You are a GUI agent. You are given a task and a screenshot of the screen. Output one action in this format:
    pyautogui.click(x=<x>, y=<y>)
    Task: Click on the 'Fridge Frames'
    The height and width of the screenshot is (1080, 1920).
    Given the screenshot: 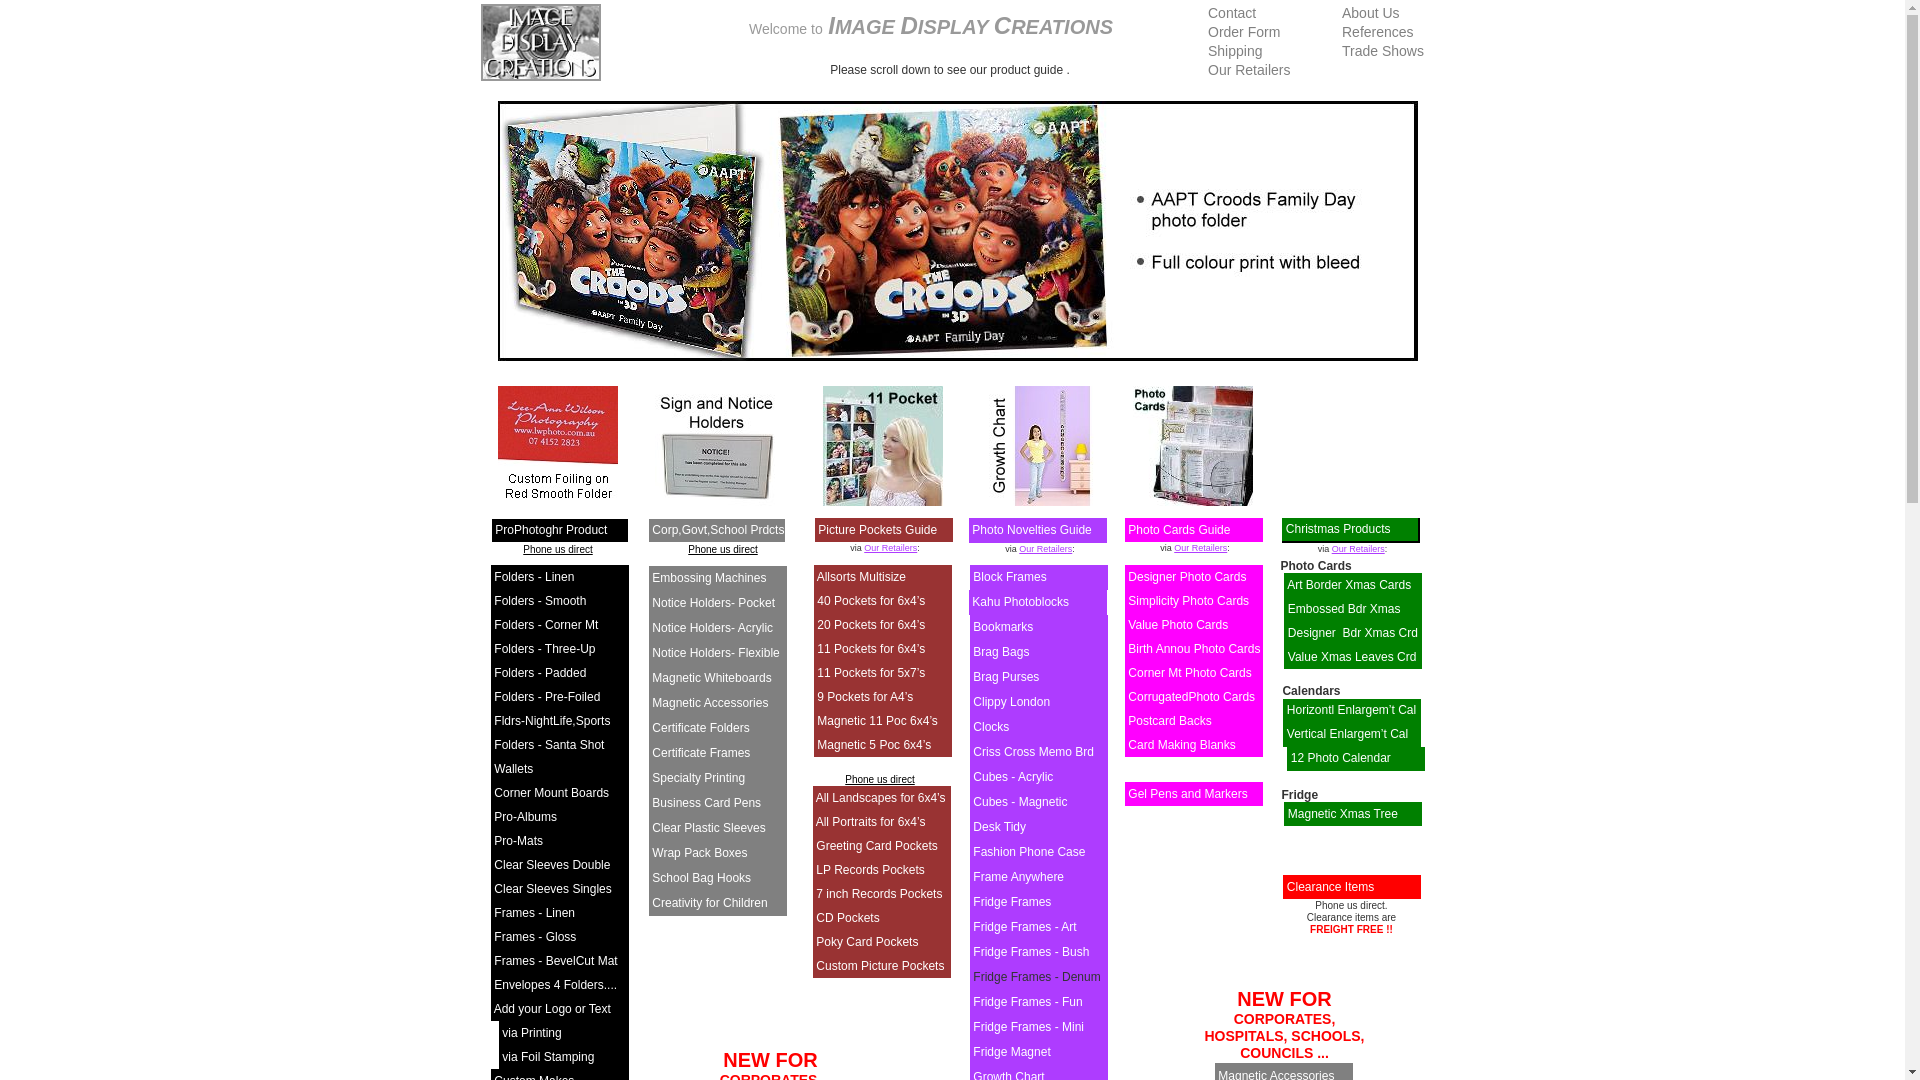 What is the action you would take?
    pyautogui.click(x=1012, y=902)
    